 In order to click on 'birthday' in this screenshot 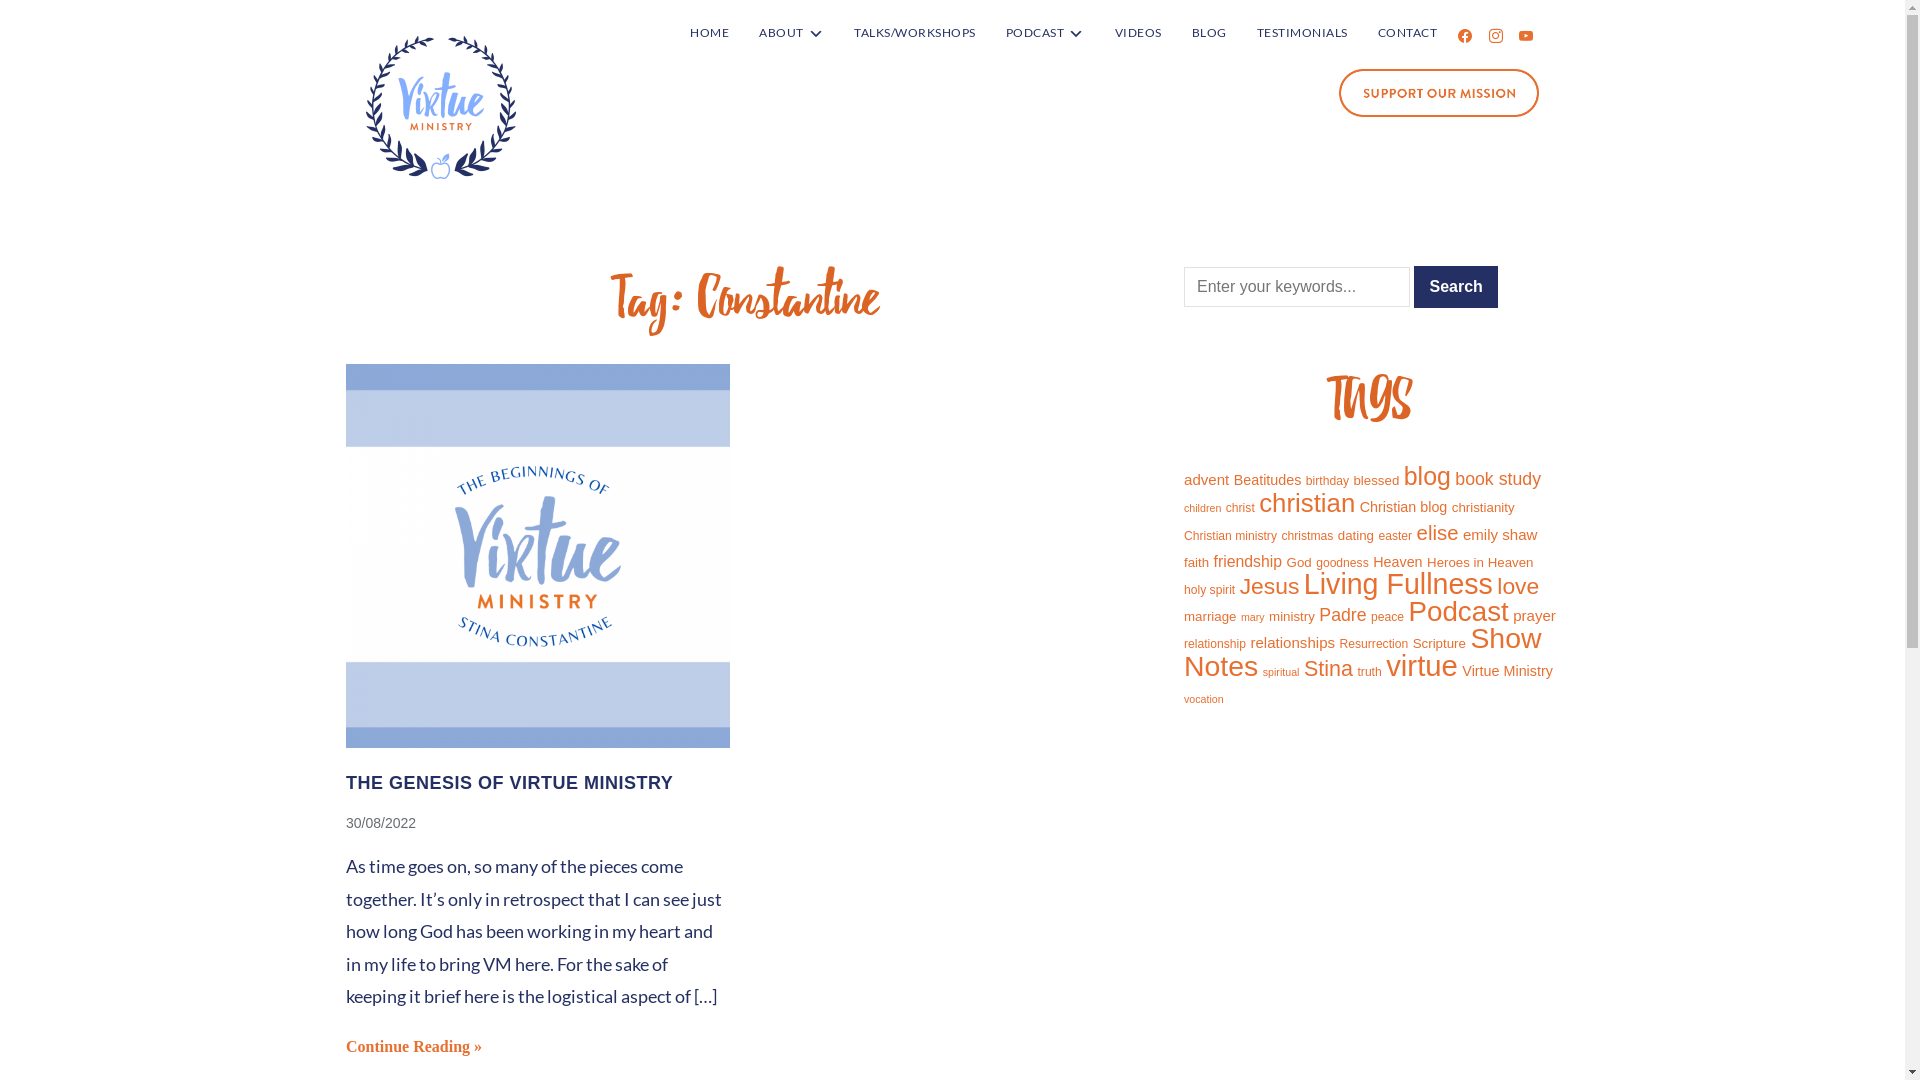, I will do `click(1327, 481)`.